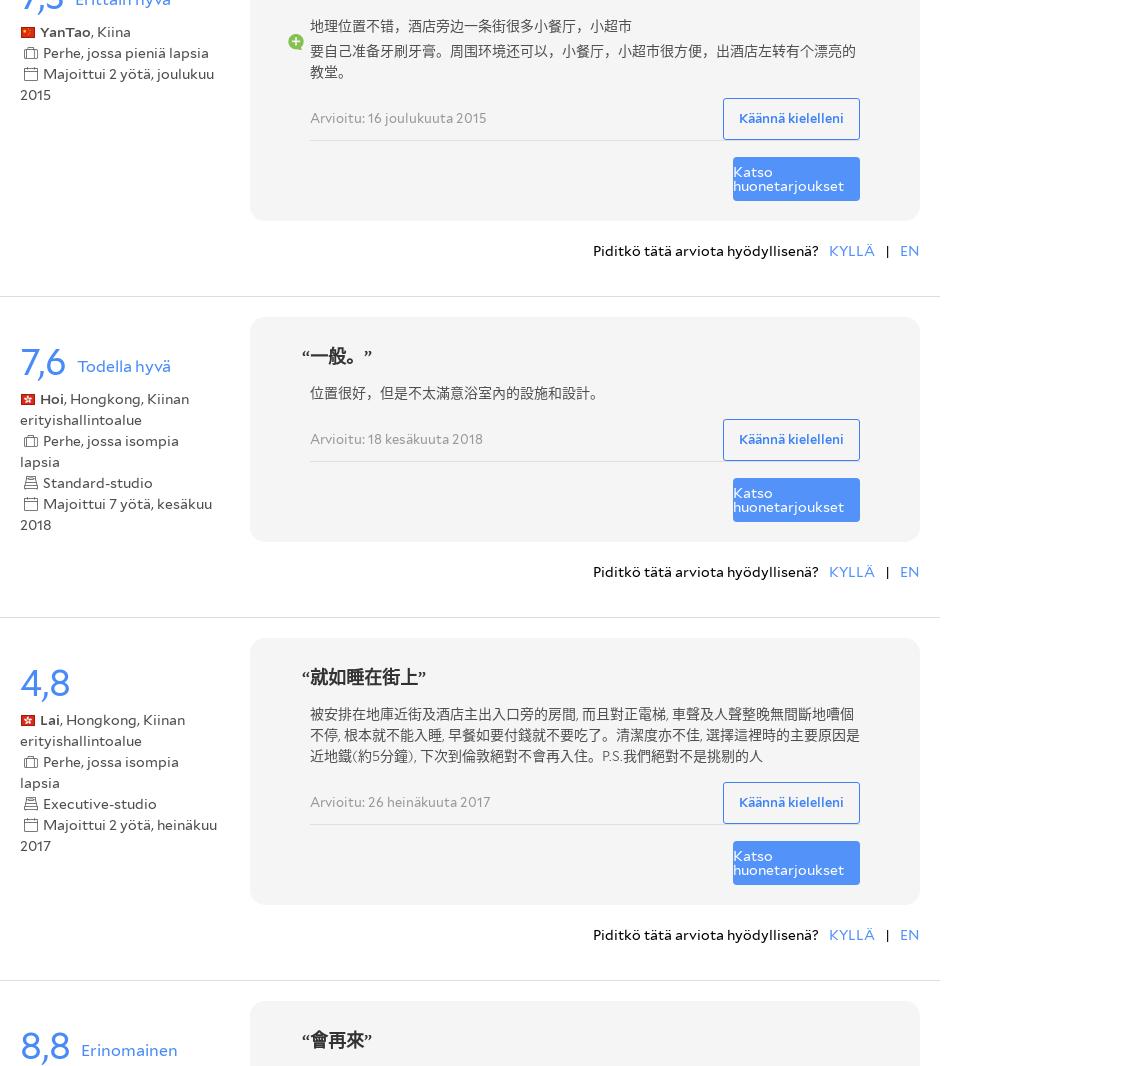  Describe the element at coordinates (65, 30) in the screenshot. I see `'YanTao'` at that location.